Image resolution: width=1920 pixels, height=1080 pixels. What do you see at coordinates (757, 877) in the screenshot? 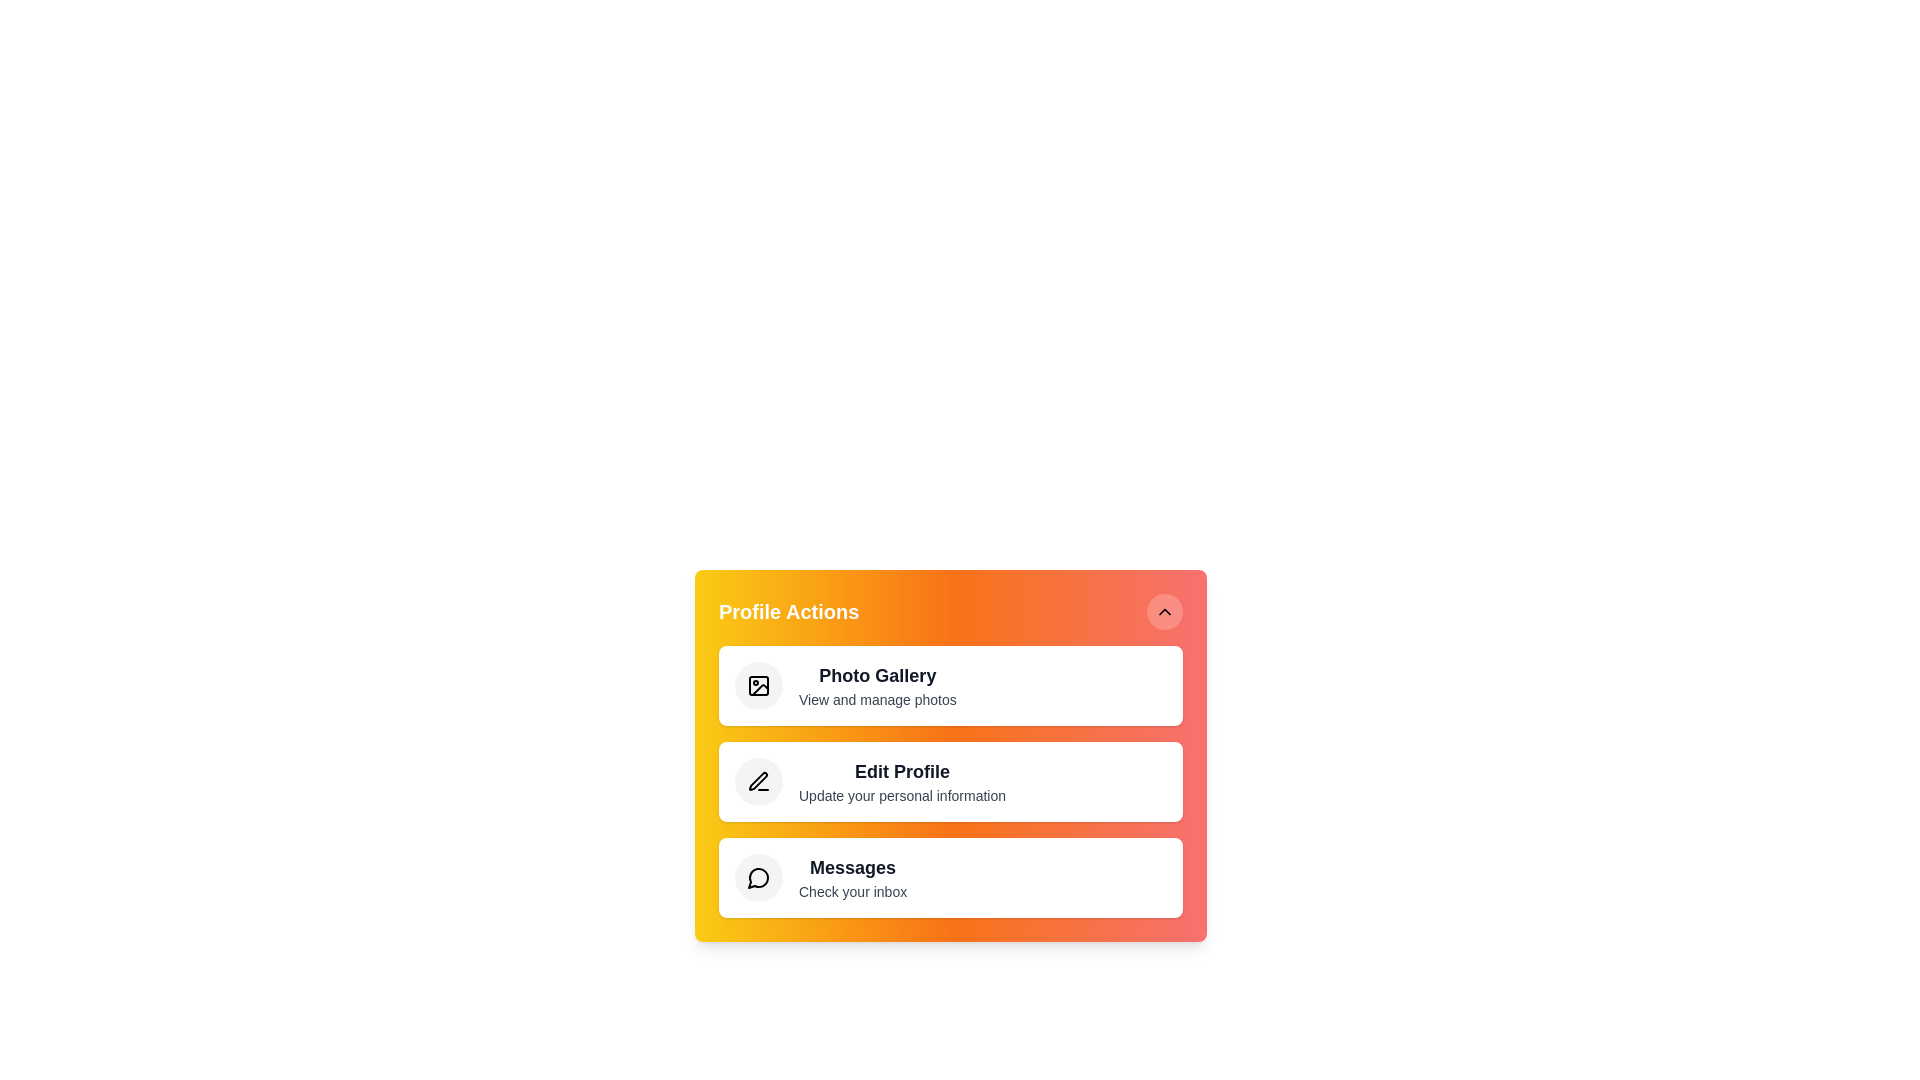
I see `the action Messages to observe its effects` at bounding box center [757, 877].